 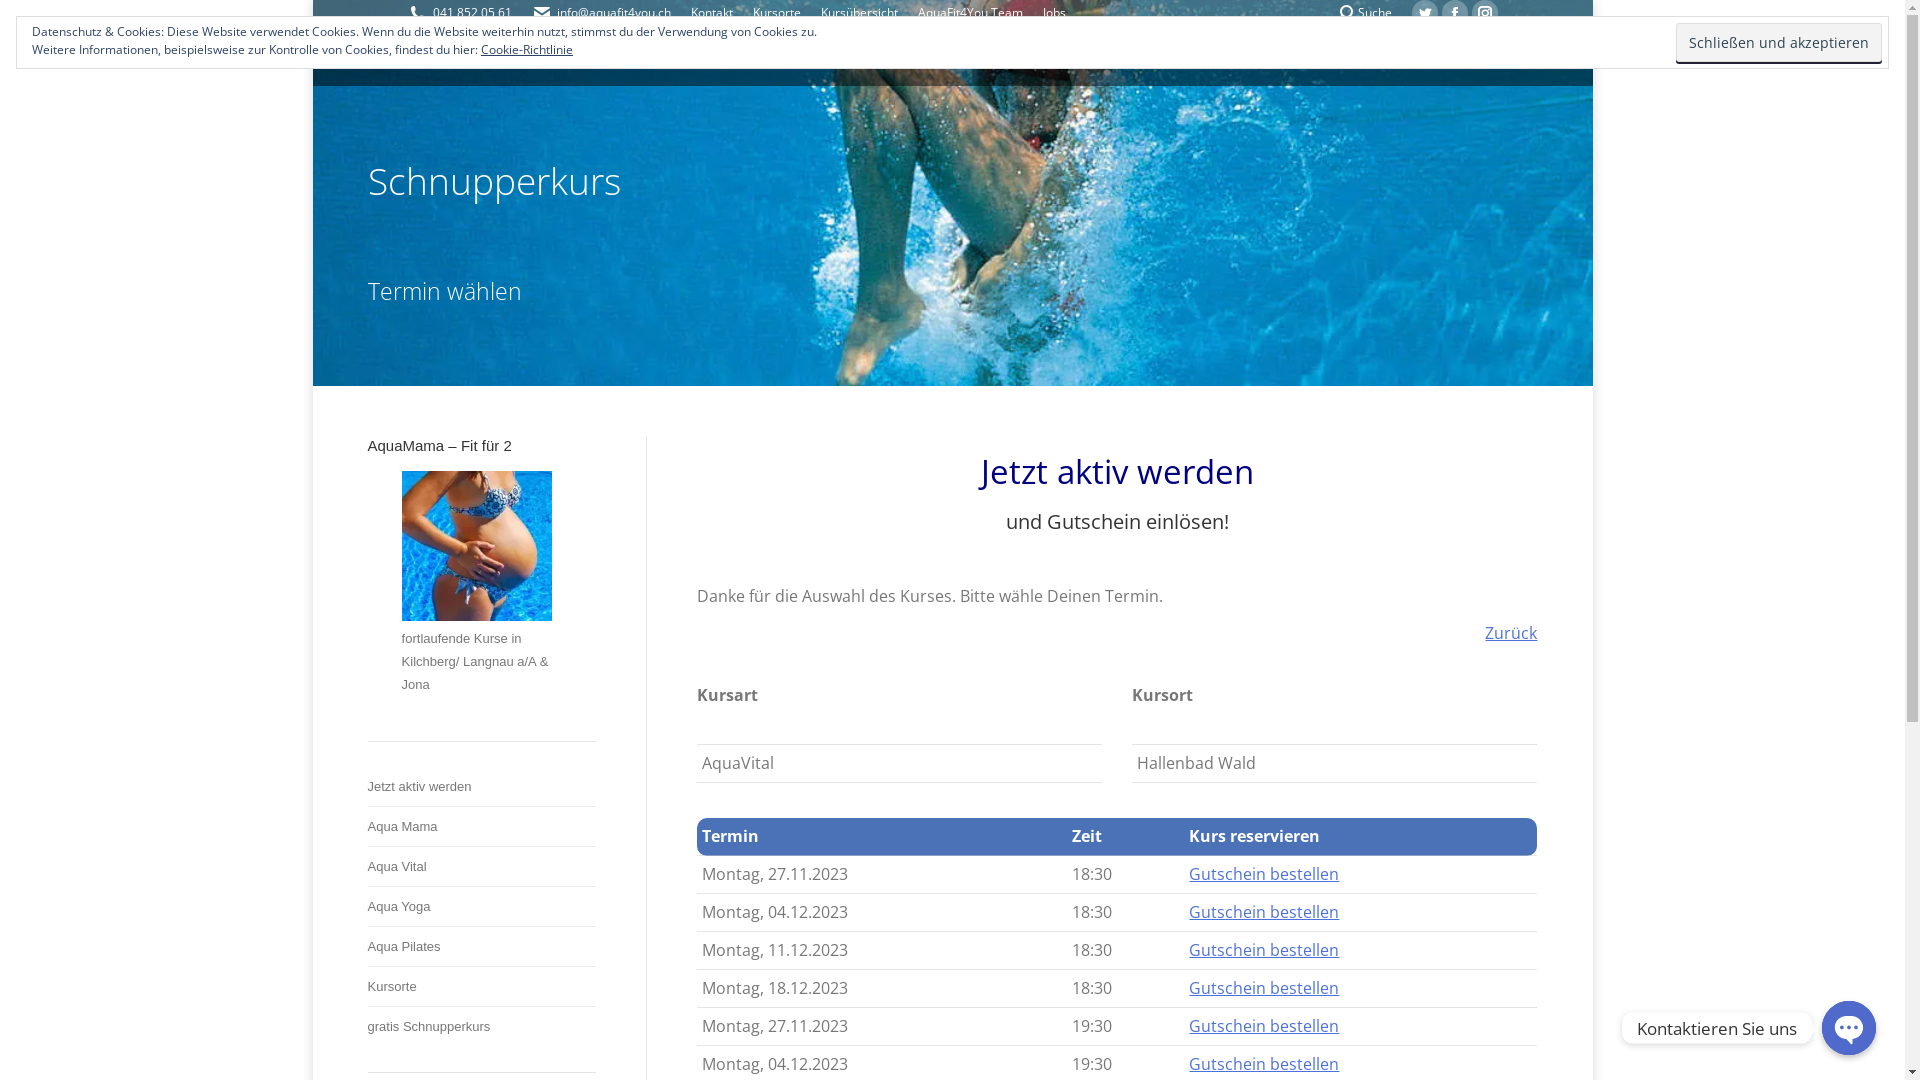 What do you see at coordinates (403, 946) in the screenshot?
I see `'Aqua Pilates'` at bounding box center [403, 946].